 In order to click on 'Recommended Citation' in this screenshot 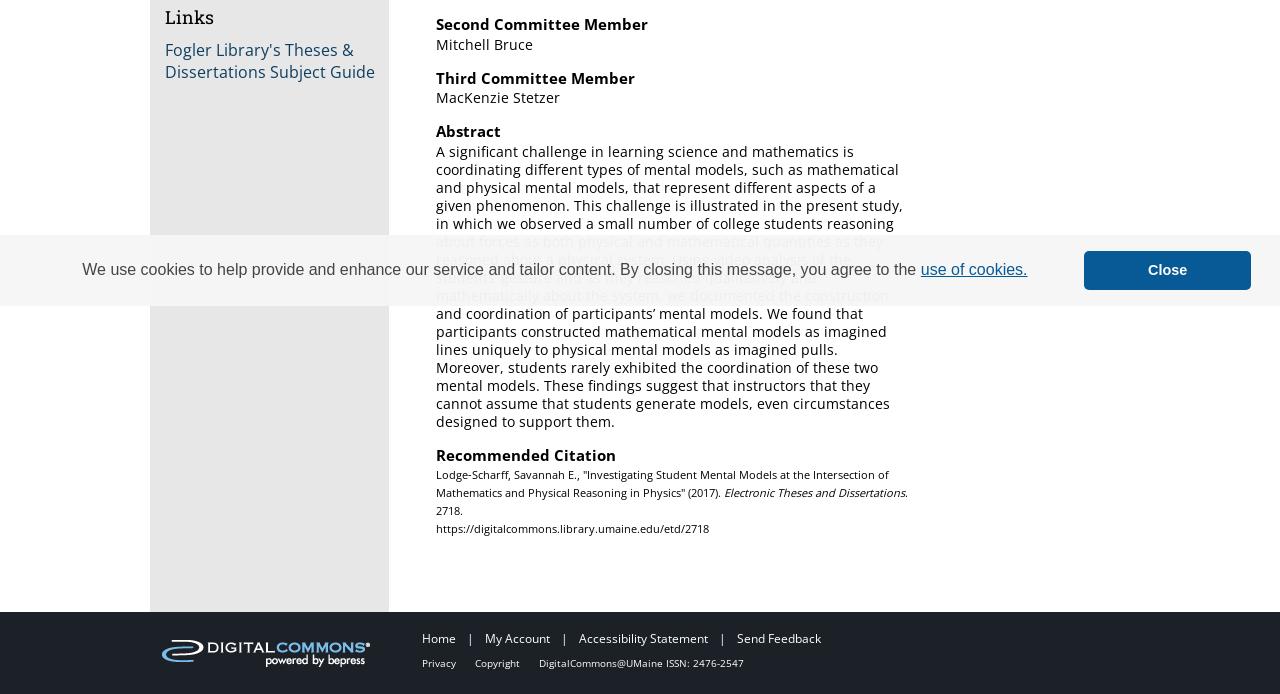, I will do `click(525, 453)`.